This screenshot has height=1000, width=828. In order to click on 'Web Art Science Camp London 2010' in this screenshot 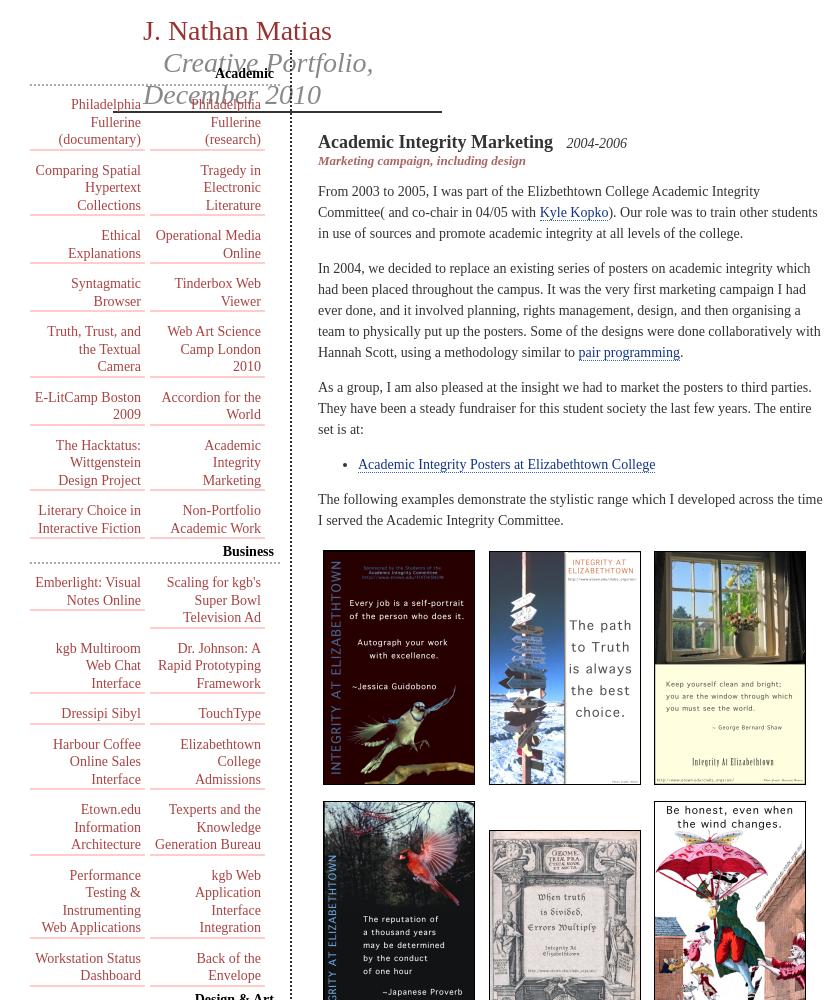, I will do `click(167, 348)`.